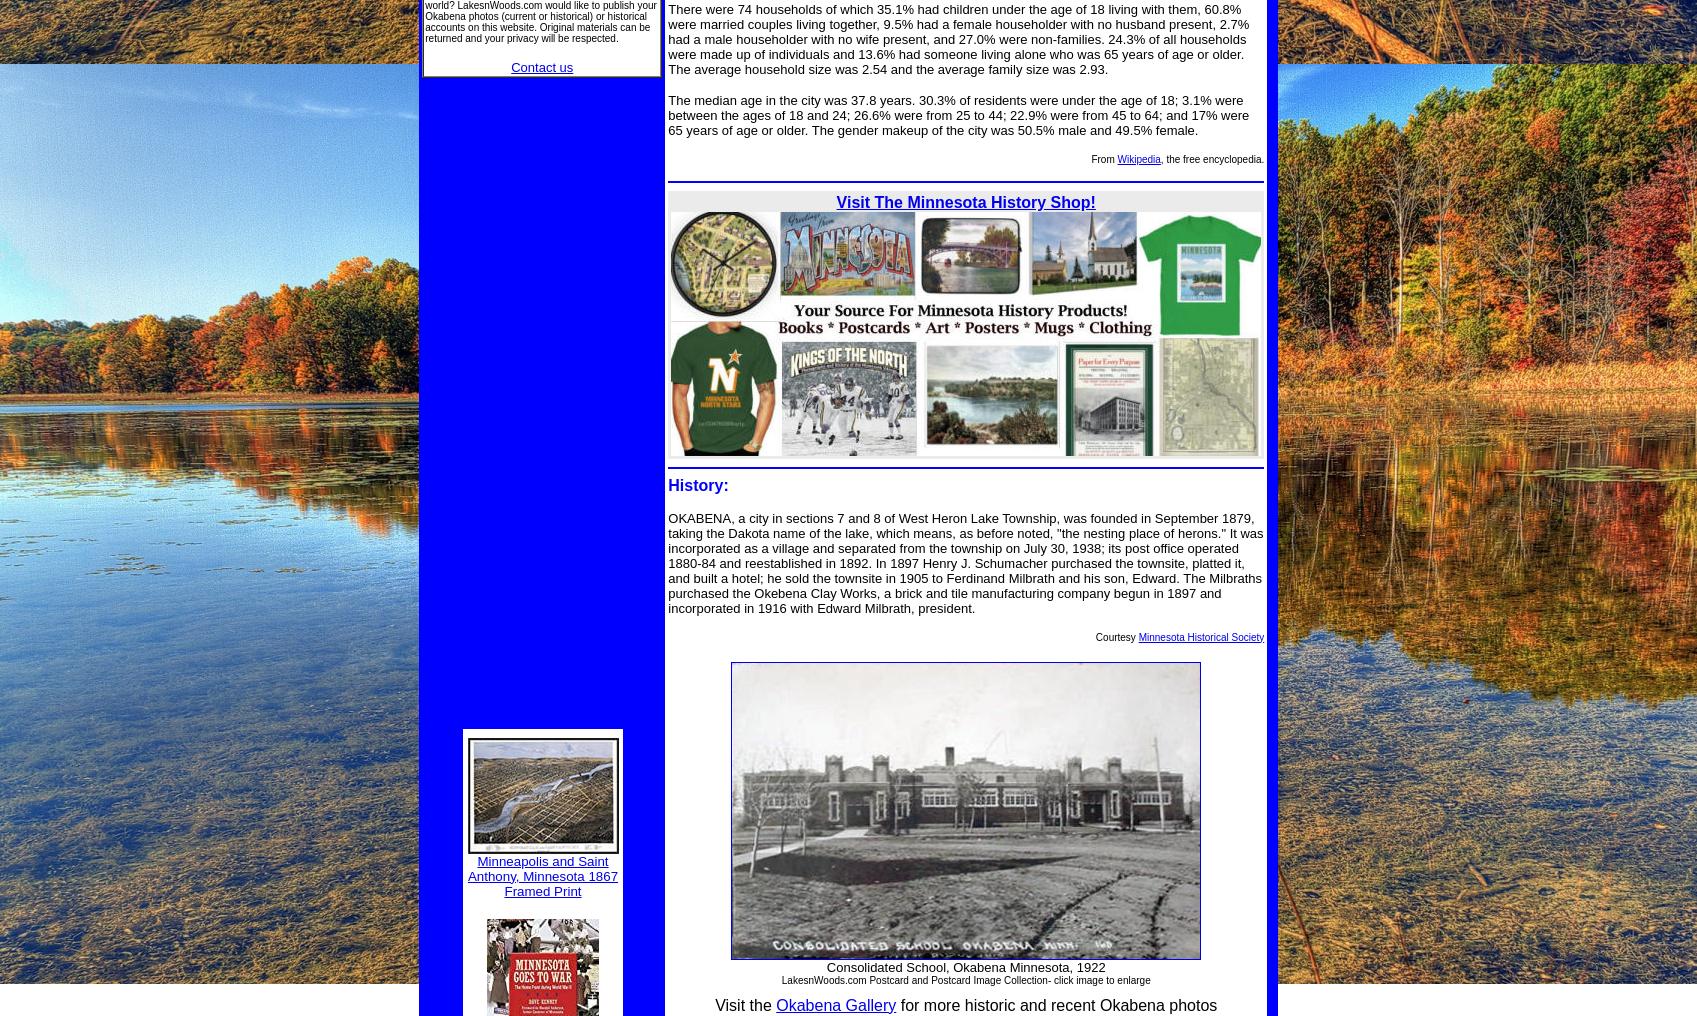 The height and width of the screenshot is (1016, 1697). What do you see at coordinates (965, 201) in the screenshot?
I see `'Visit The 
				Minnesota History Shop!'` at bounding box center [965, 201].